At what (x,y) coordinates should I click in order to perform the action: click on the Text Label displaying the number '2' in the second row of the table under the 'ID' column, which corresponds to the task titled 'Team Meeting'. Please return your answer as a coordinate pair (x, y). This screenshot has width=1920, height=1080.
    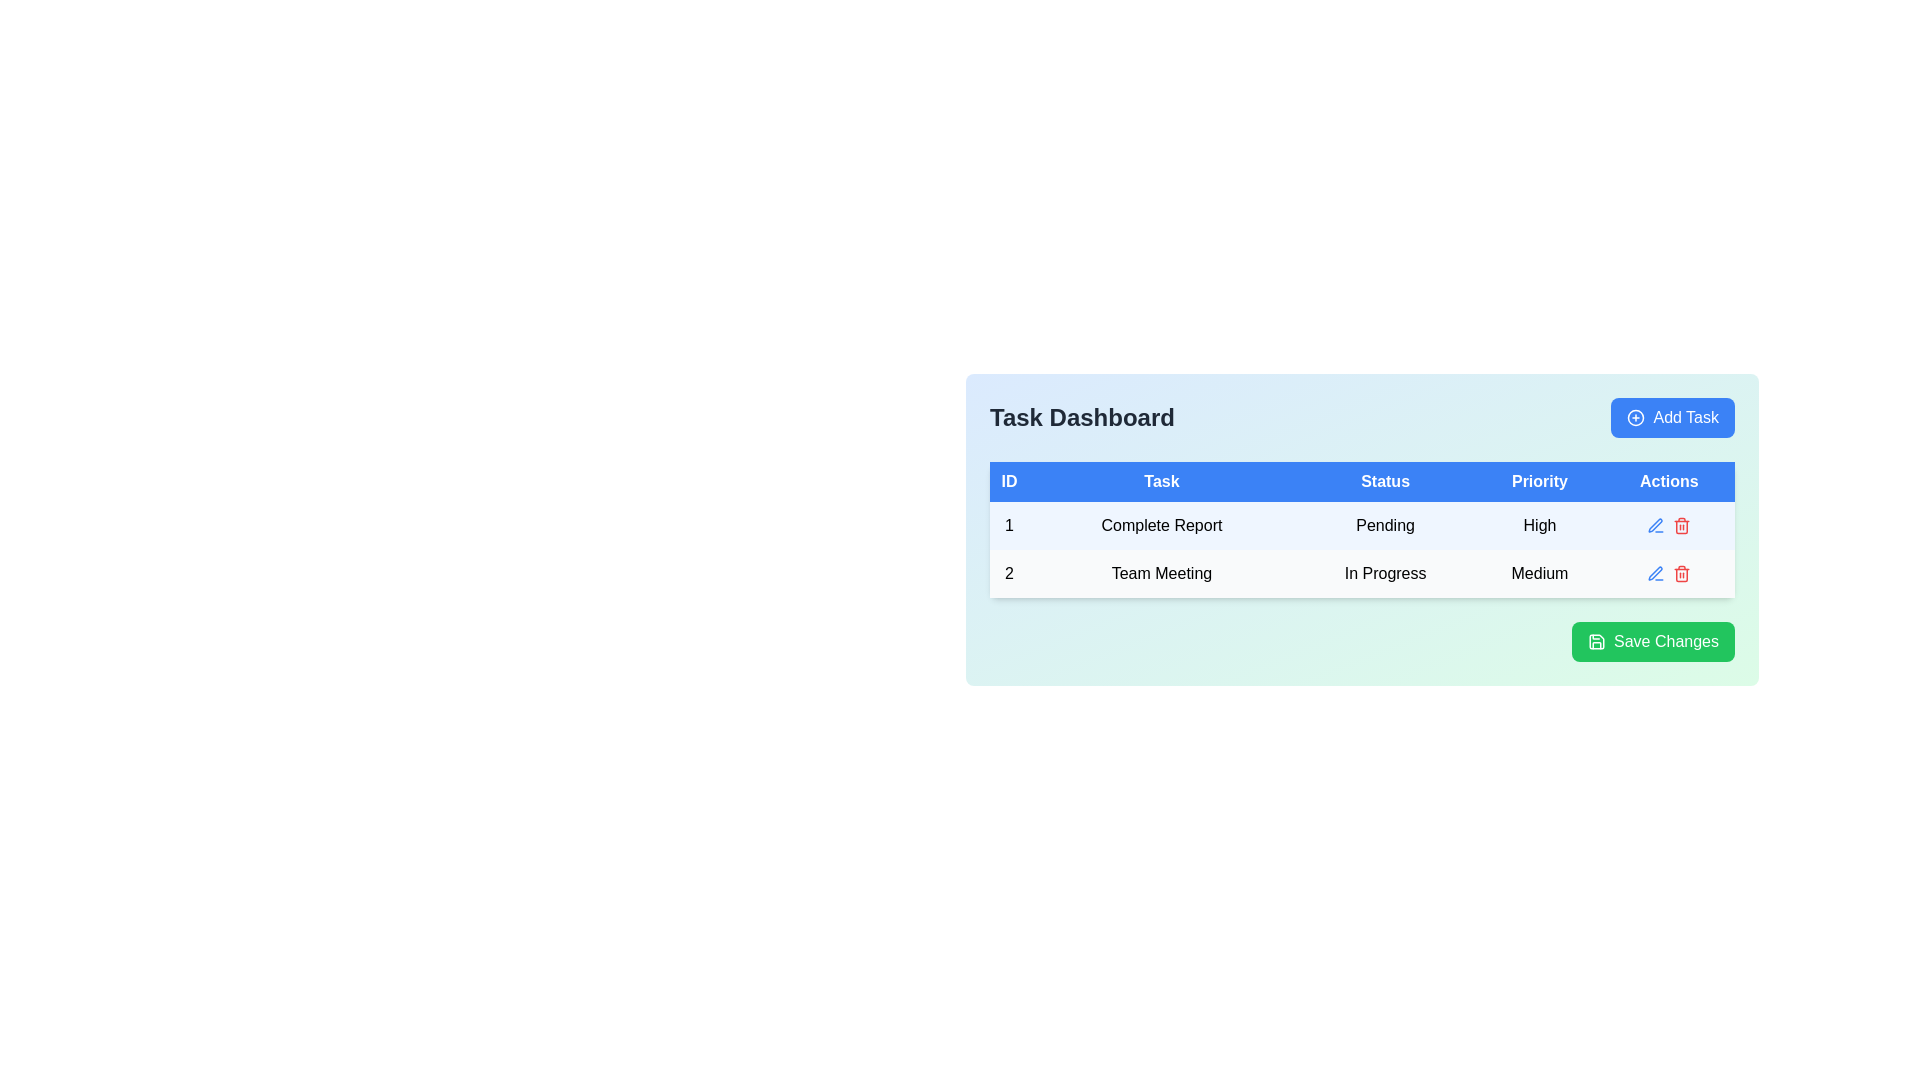
    Looking at the image, I should click on (1009, 574).